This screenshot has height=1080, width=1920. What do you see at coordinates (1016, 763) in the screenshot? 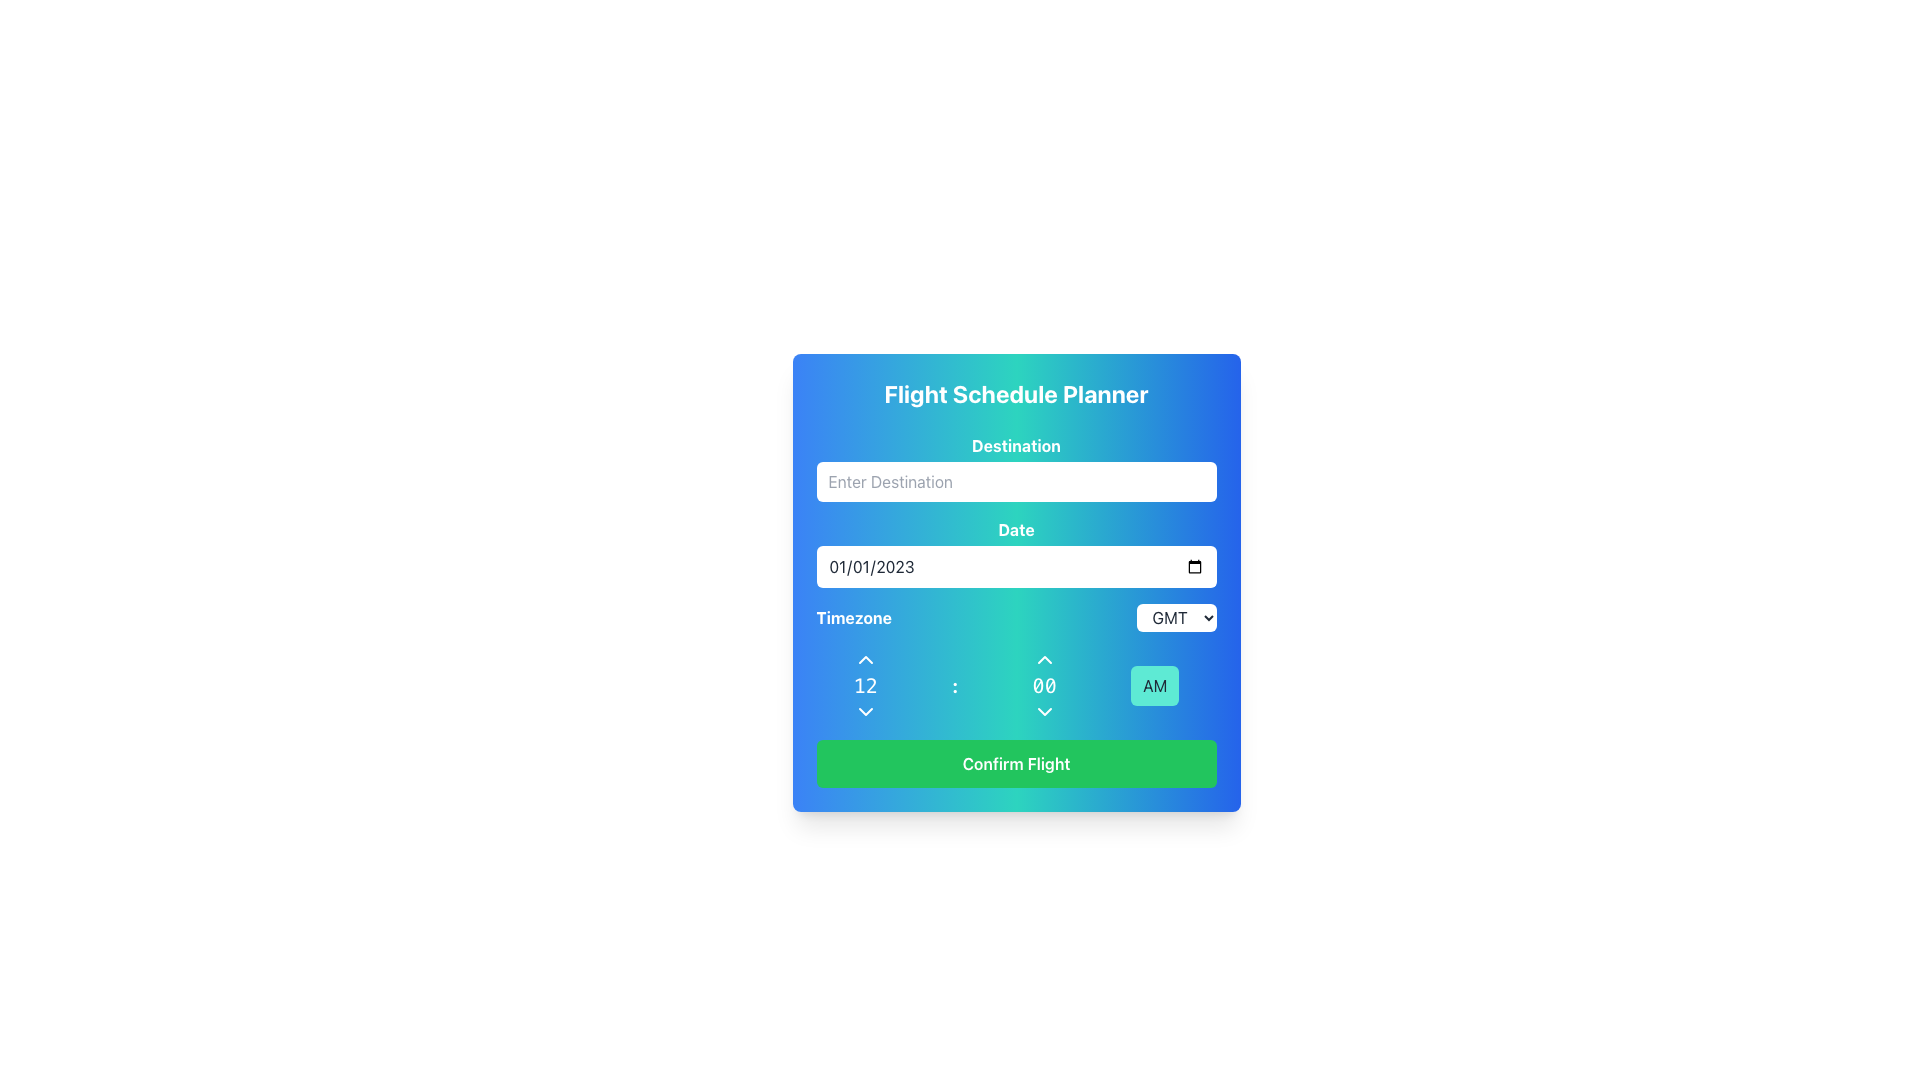
I see `the 'Confirm Flight' button located at the bottom of the flight scheduling interface` at bounding box center [1016, 763].